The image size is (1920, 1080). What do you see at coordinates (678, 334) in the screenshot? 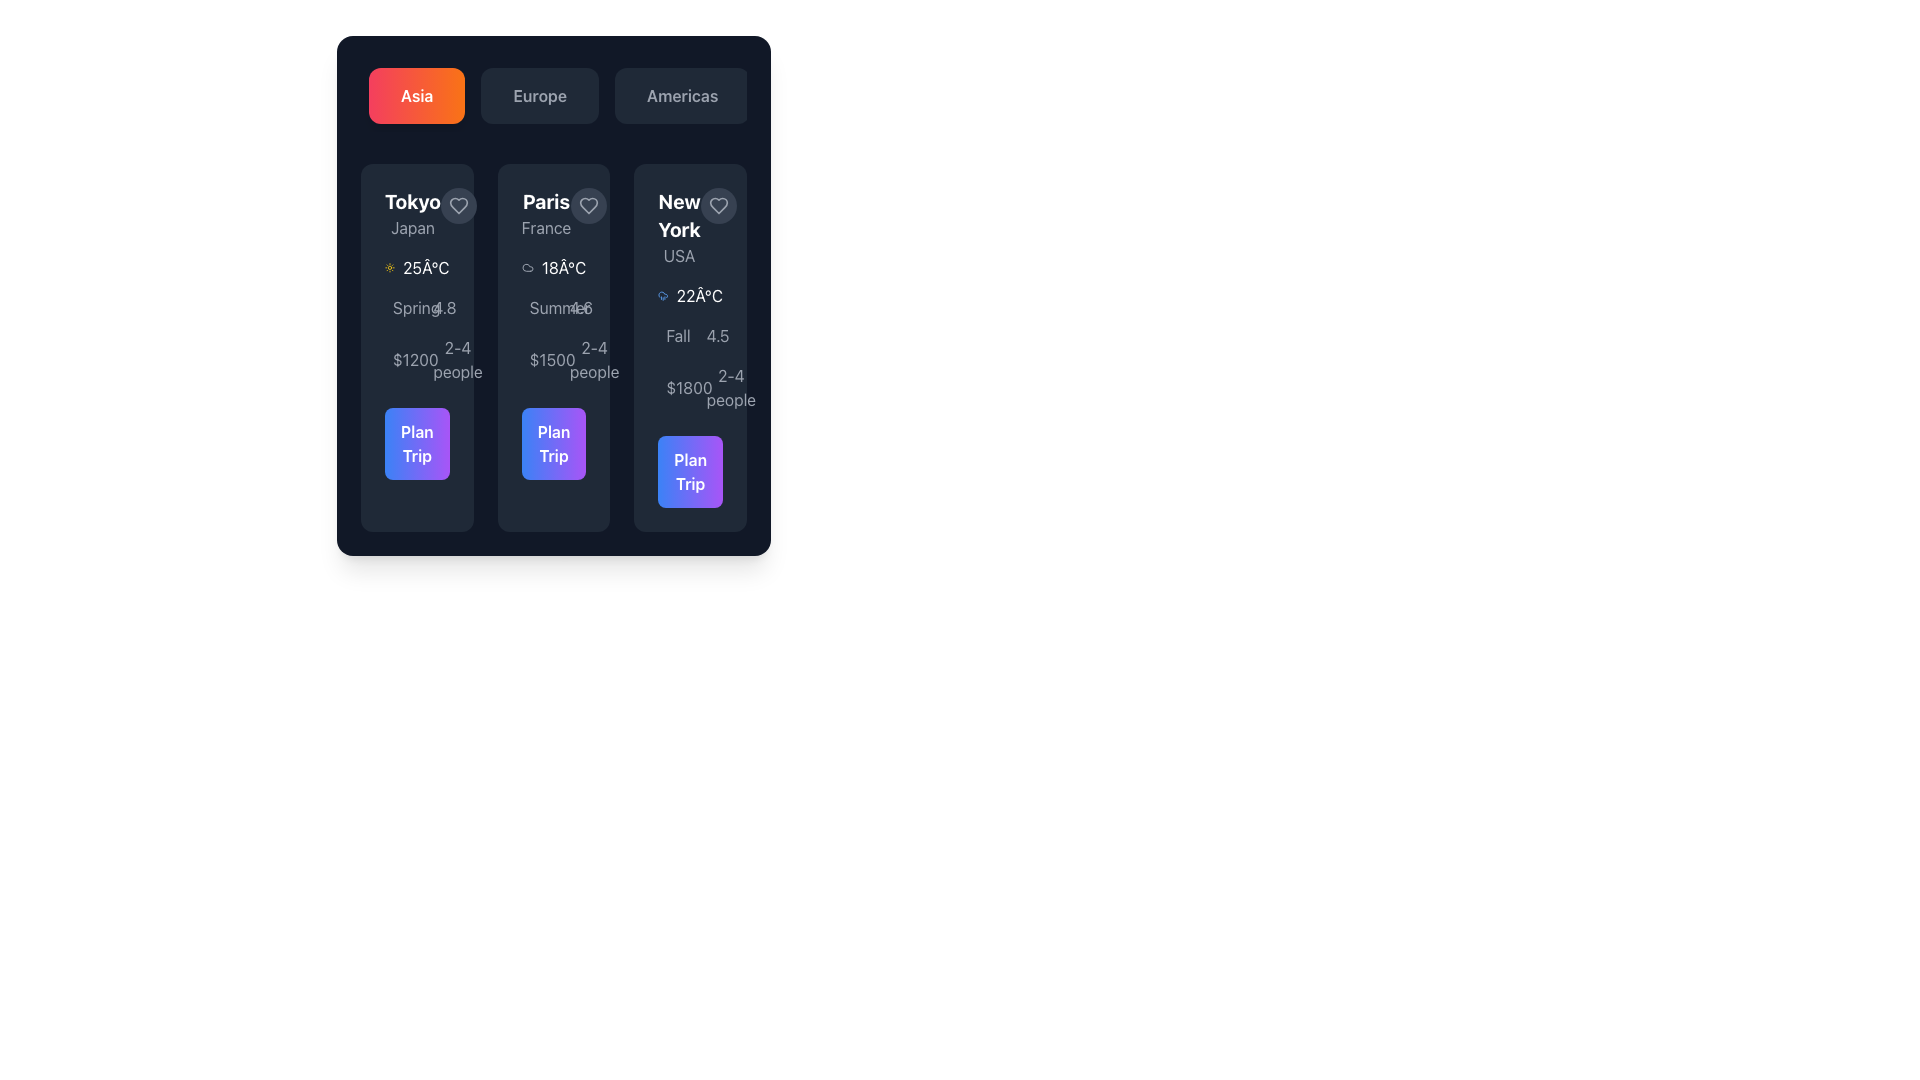
I see `the 'Fall' label located in the third column under the 'New York, USA' section, which displays the season associated with the travel destination` at bounding box center [678, 334].